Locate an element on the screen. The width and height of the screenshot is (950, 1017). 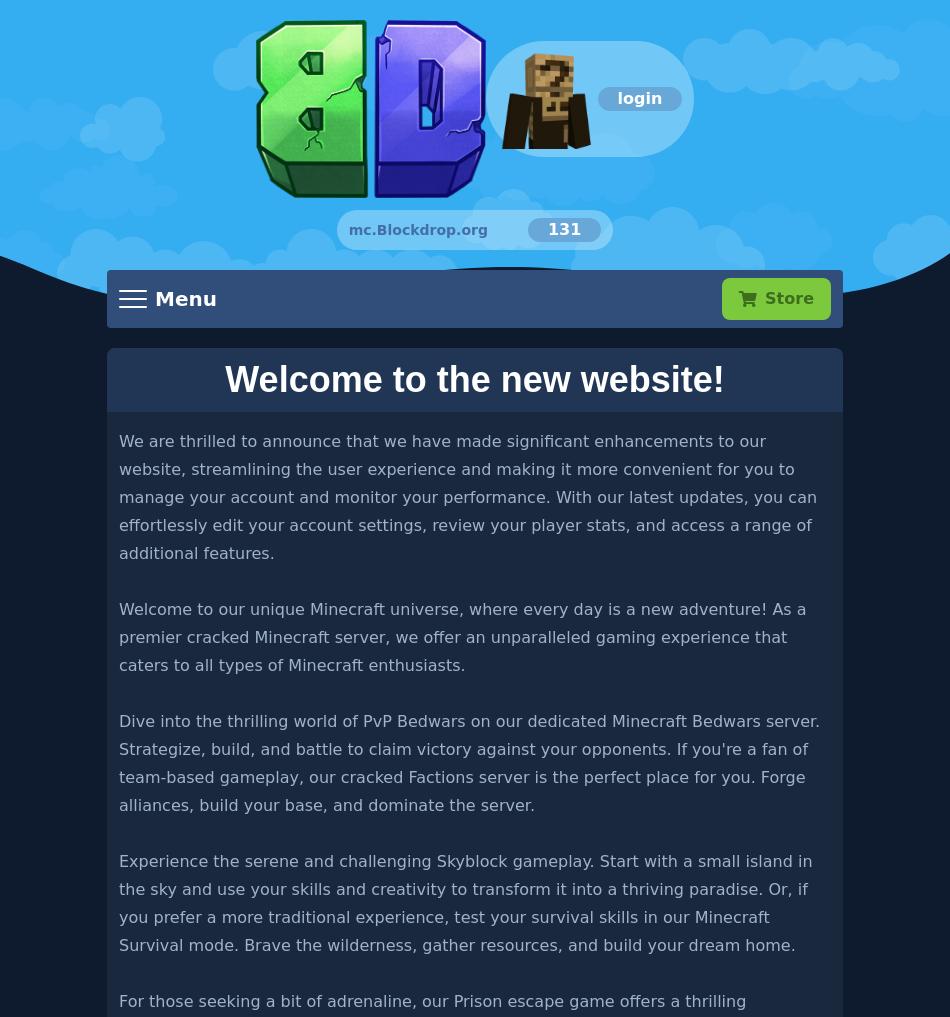
'Welcome to our unique Minecraft universe, where every day is a new adventure! As a premier cracked Minecraft server, we offer an unparalleled gaming experience that caters to all types of Minecraft enthusiasts.' is located at coordinates (461, 636).